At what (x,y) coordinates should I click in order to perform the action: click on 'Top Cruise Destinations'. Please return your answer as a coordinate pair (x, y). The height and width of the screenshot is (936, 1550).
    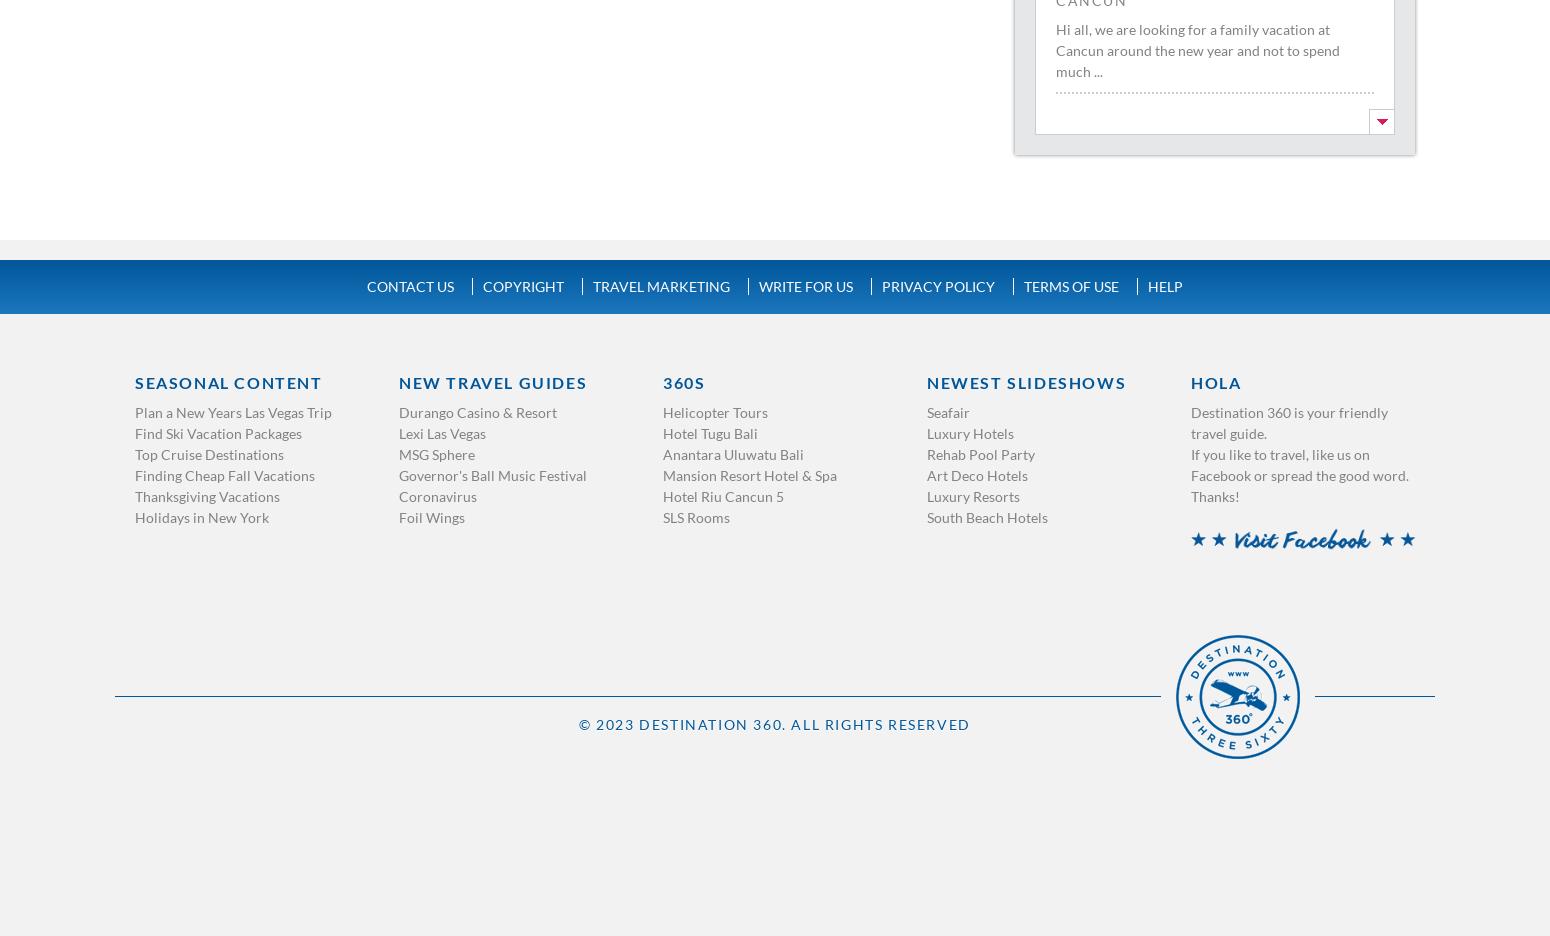
    Looking at the image, I should click on (208, 453).